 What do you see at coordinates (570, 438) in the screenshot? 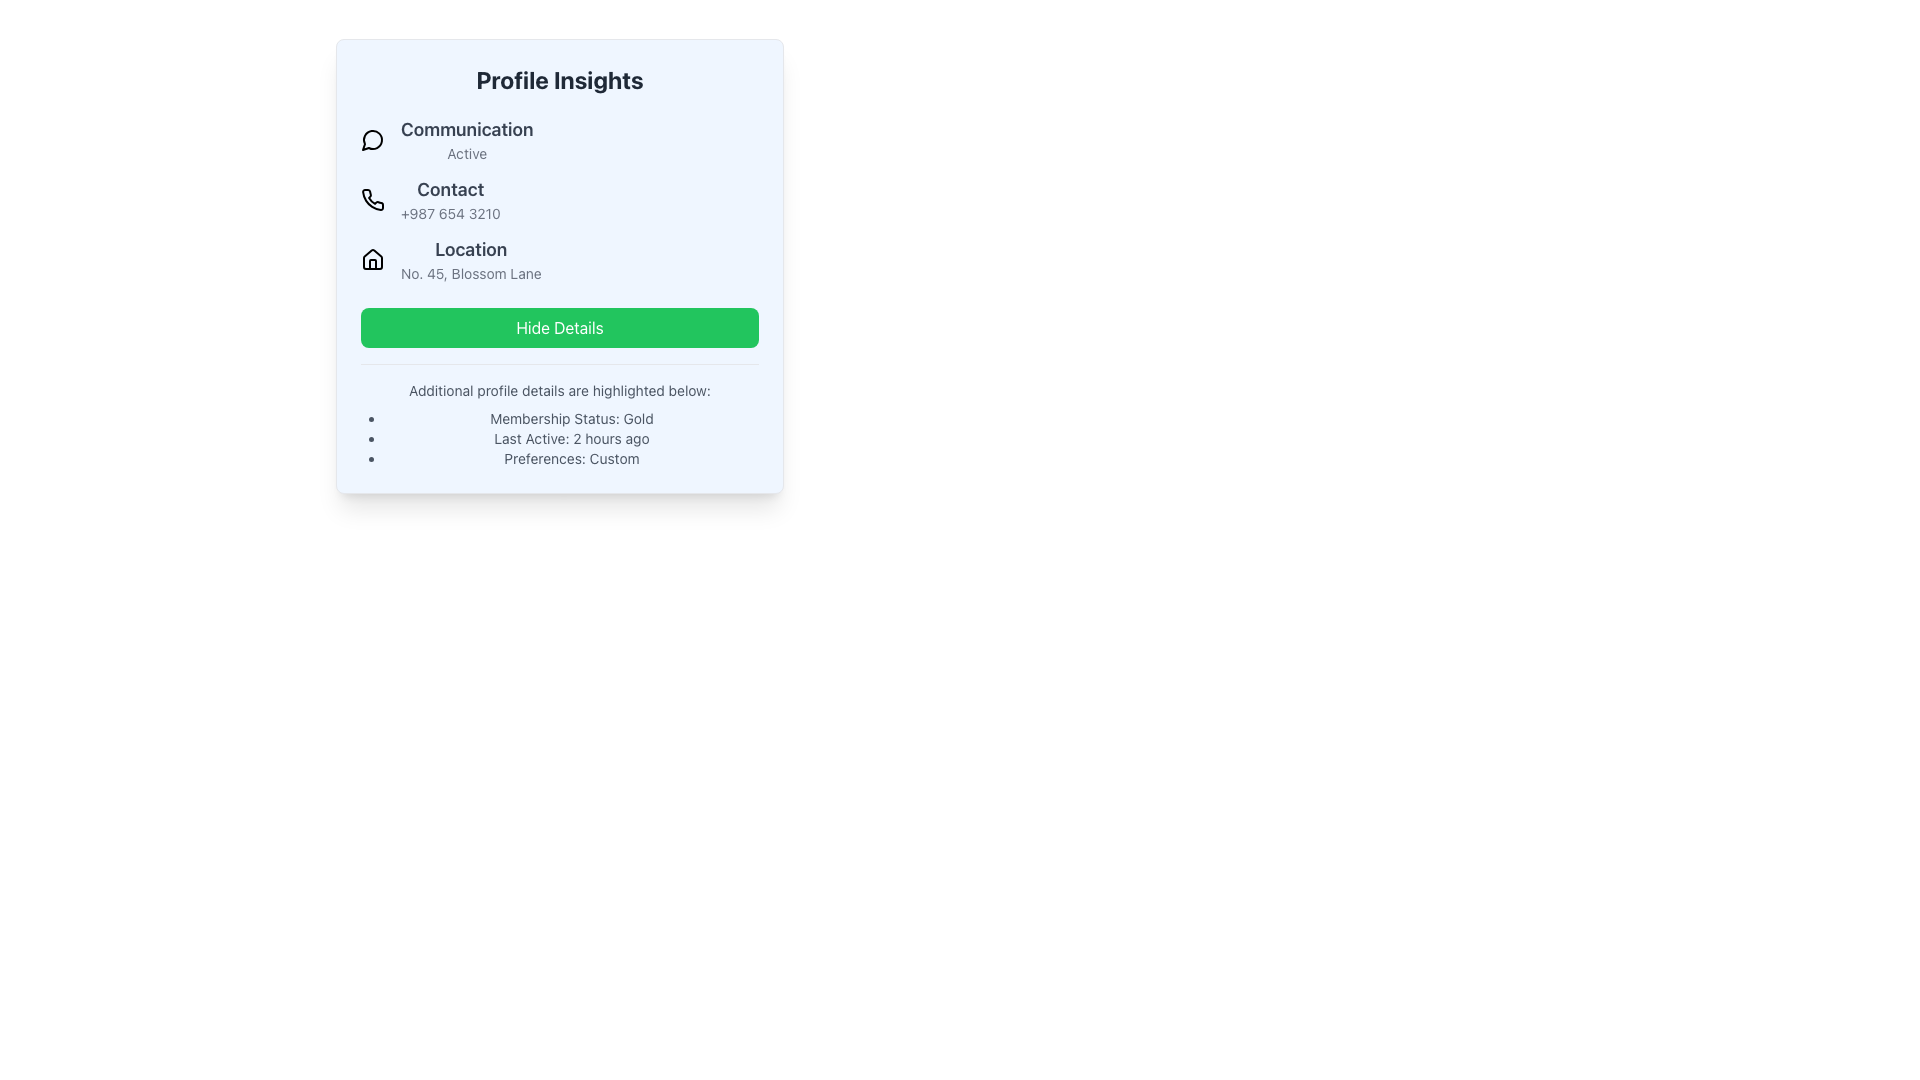
I see `the informative text that displays the last activity time of a user, located in the bulleted list beneath the header 'Additional profile details are highlighted below:', specifically the second item between 'Membership Status: Gold' and 'Preferences: Custom'` at bounding box center [570, 438].